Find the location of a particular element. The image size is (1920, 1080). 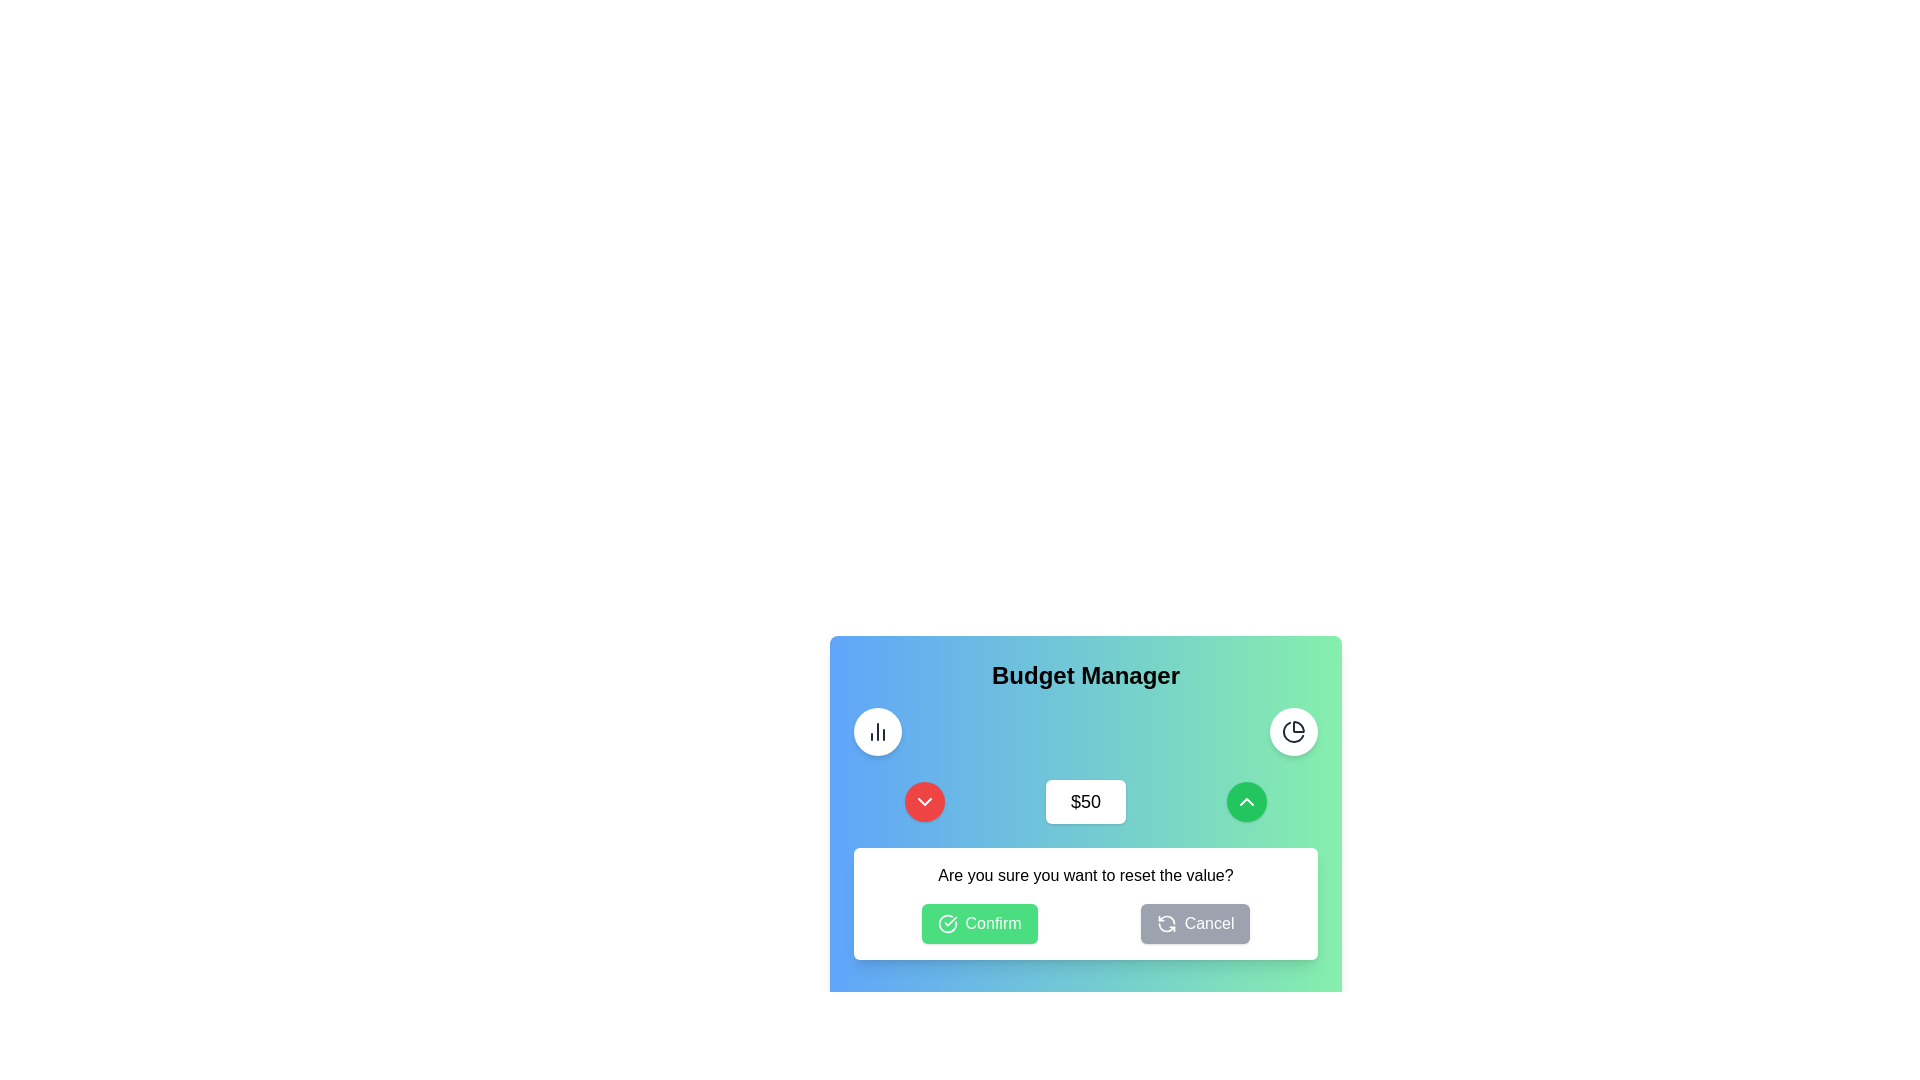

the static text display box that shows the current budget value to focus on it is located at coordinates (1084, 801).